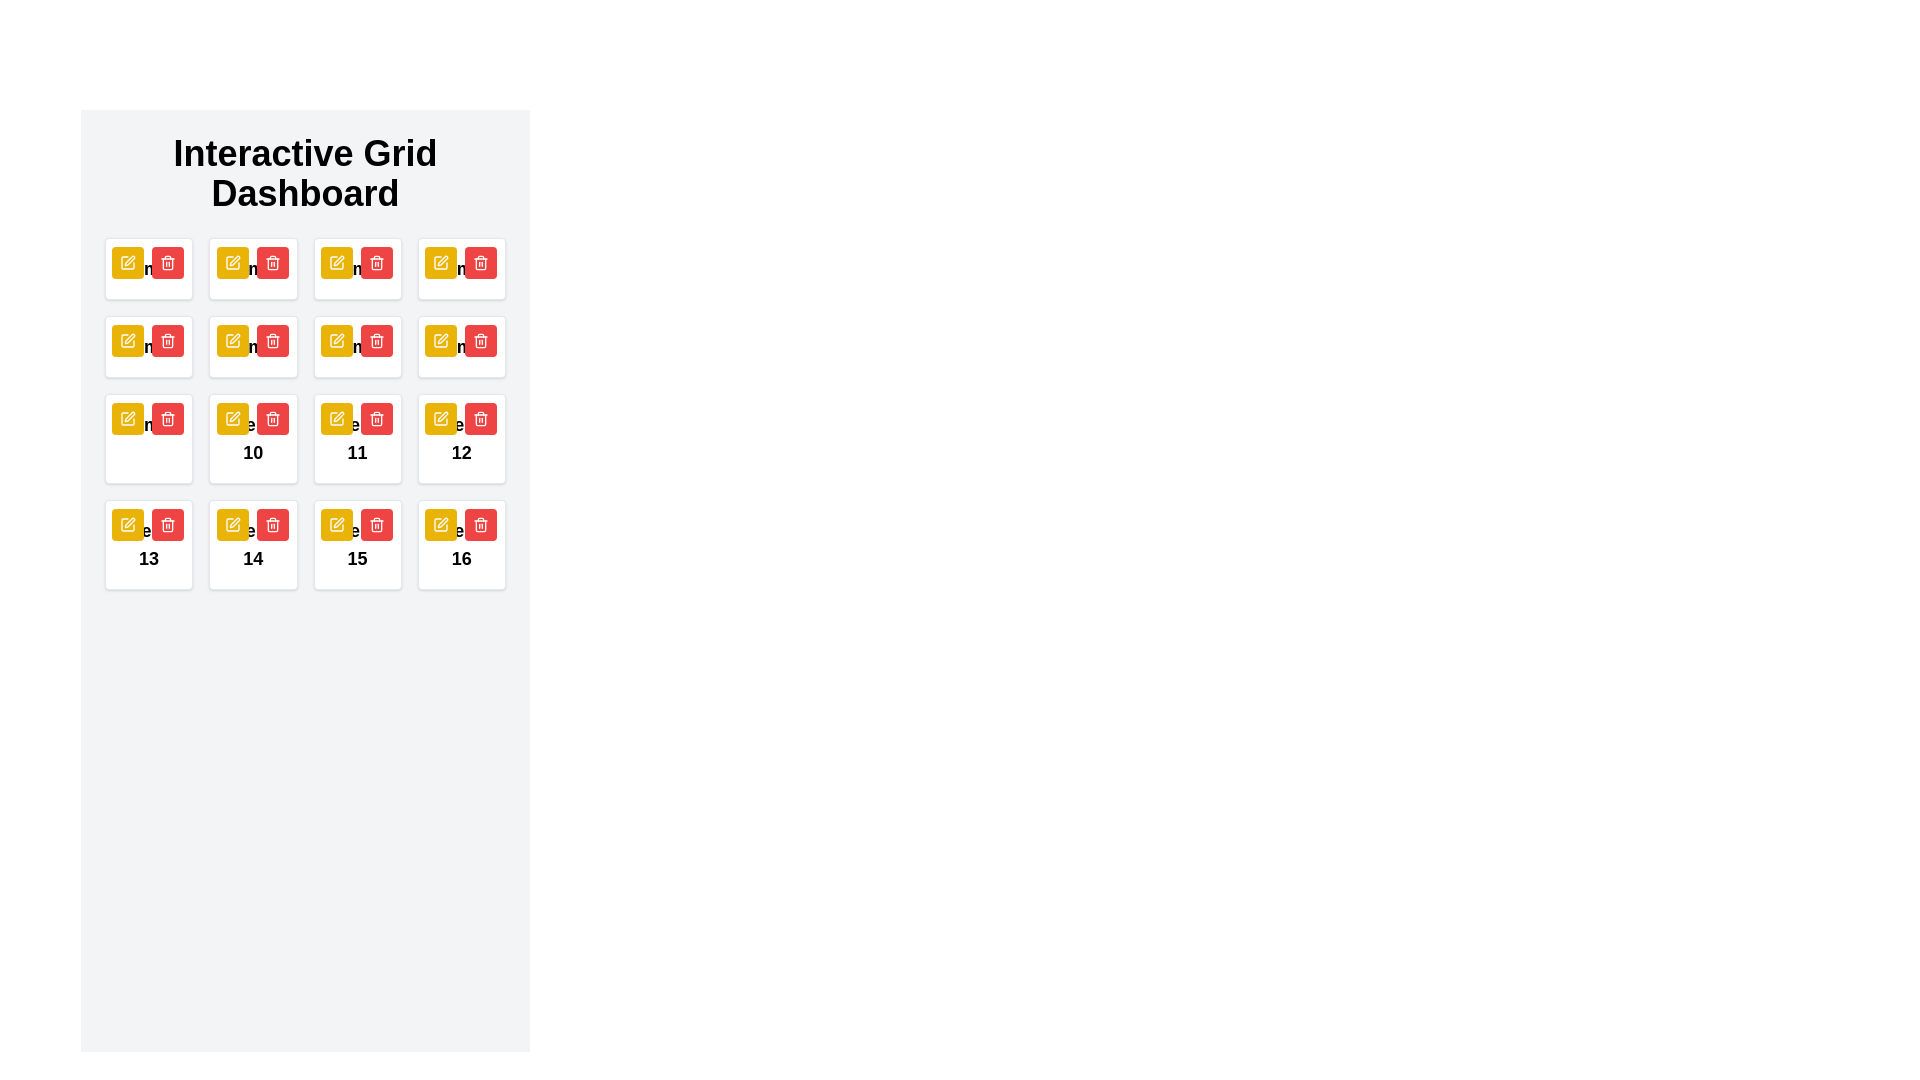 Image resolution: width=1920 pixels, height=1080 pixels. What do you see at coordinates (271, 339) in the screenshot?
I see `the second interactive button with a red background and trash bin icon, located in the top-right corner of the card` at bounding box center [271, 339].